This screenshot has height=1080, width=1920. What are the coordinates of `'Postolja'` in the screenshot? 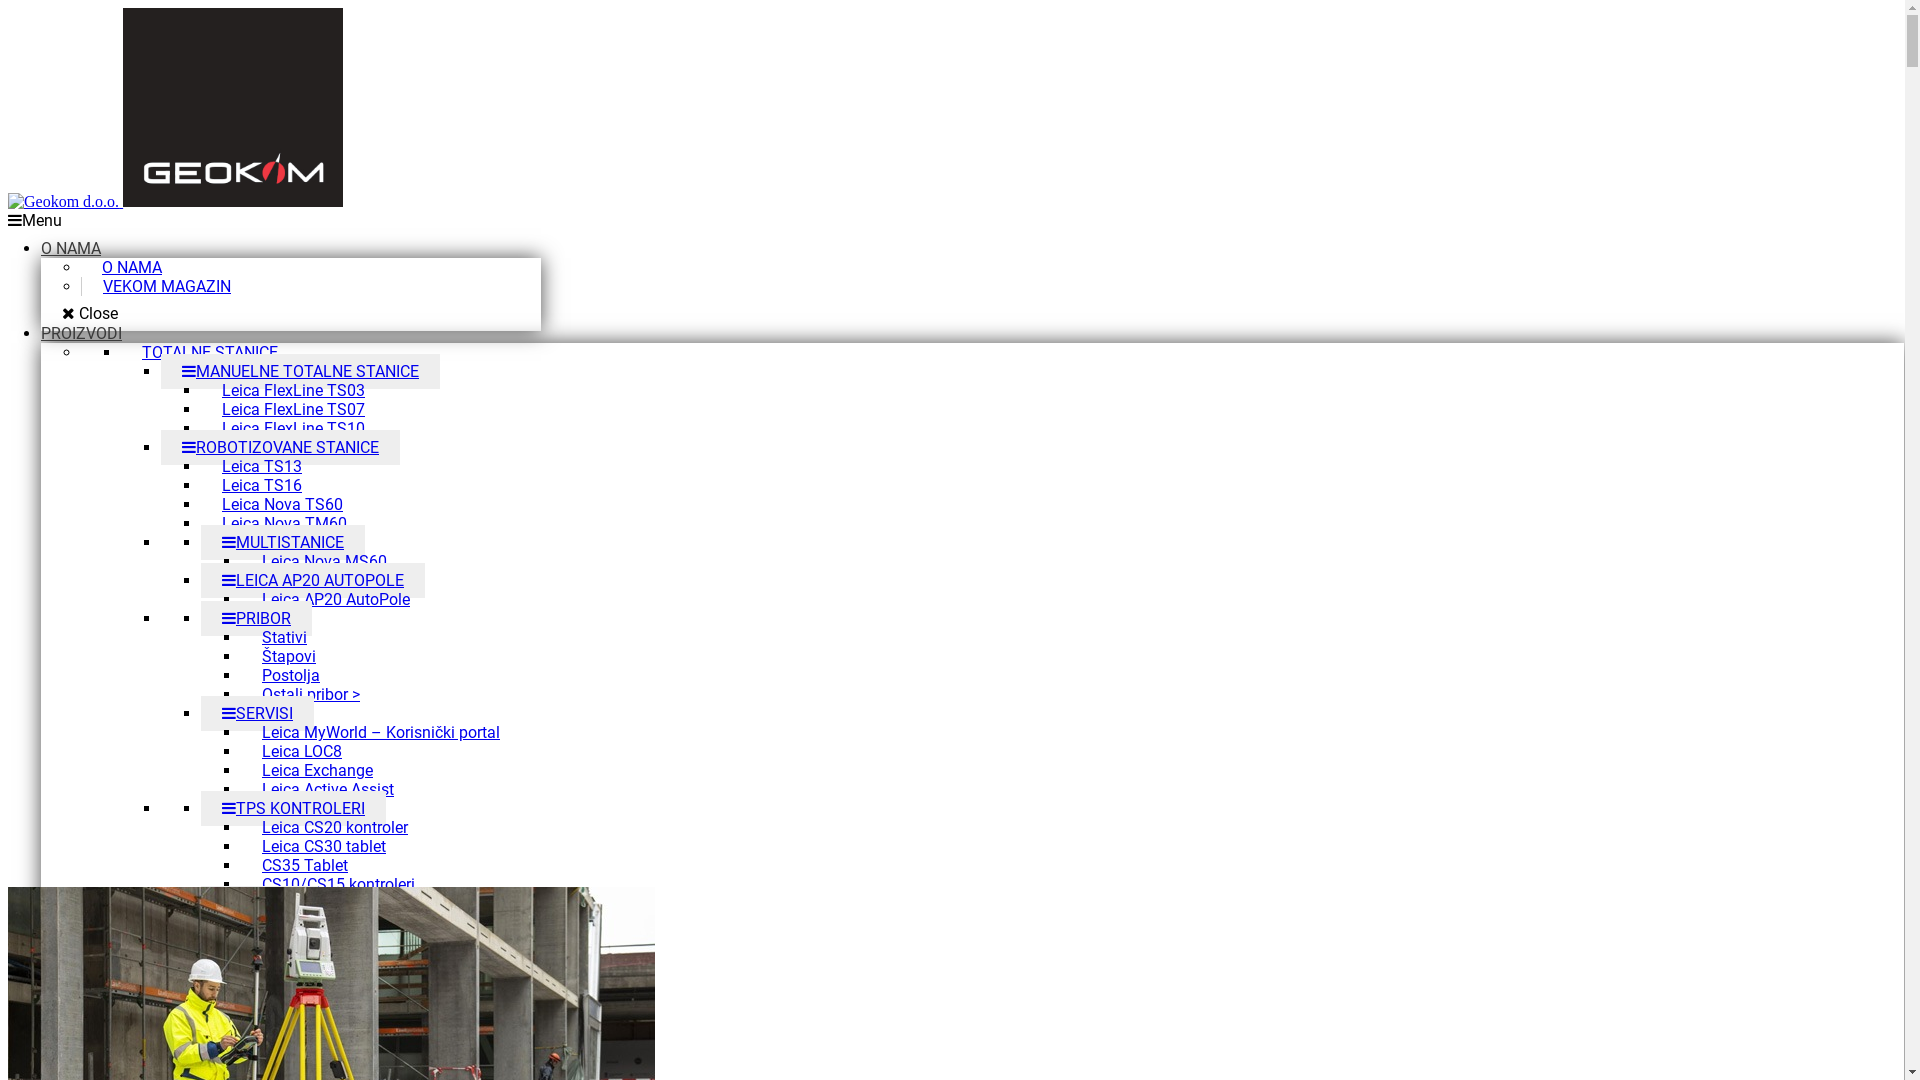 It's located at (290, 675).